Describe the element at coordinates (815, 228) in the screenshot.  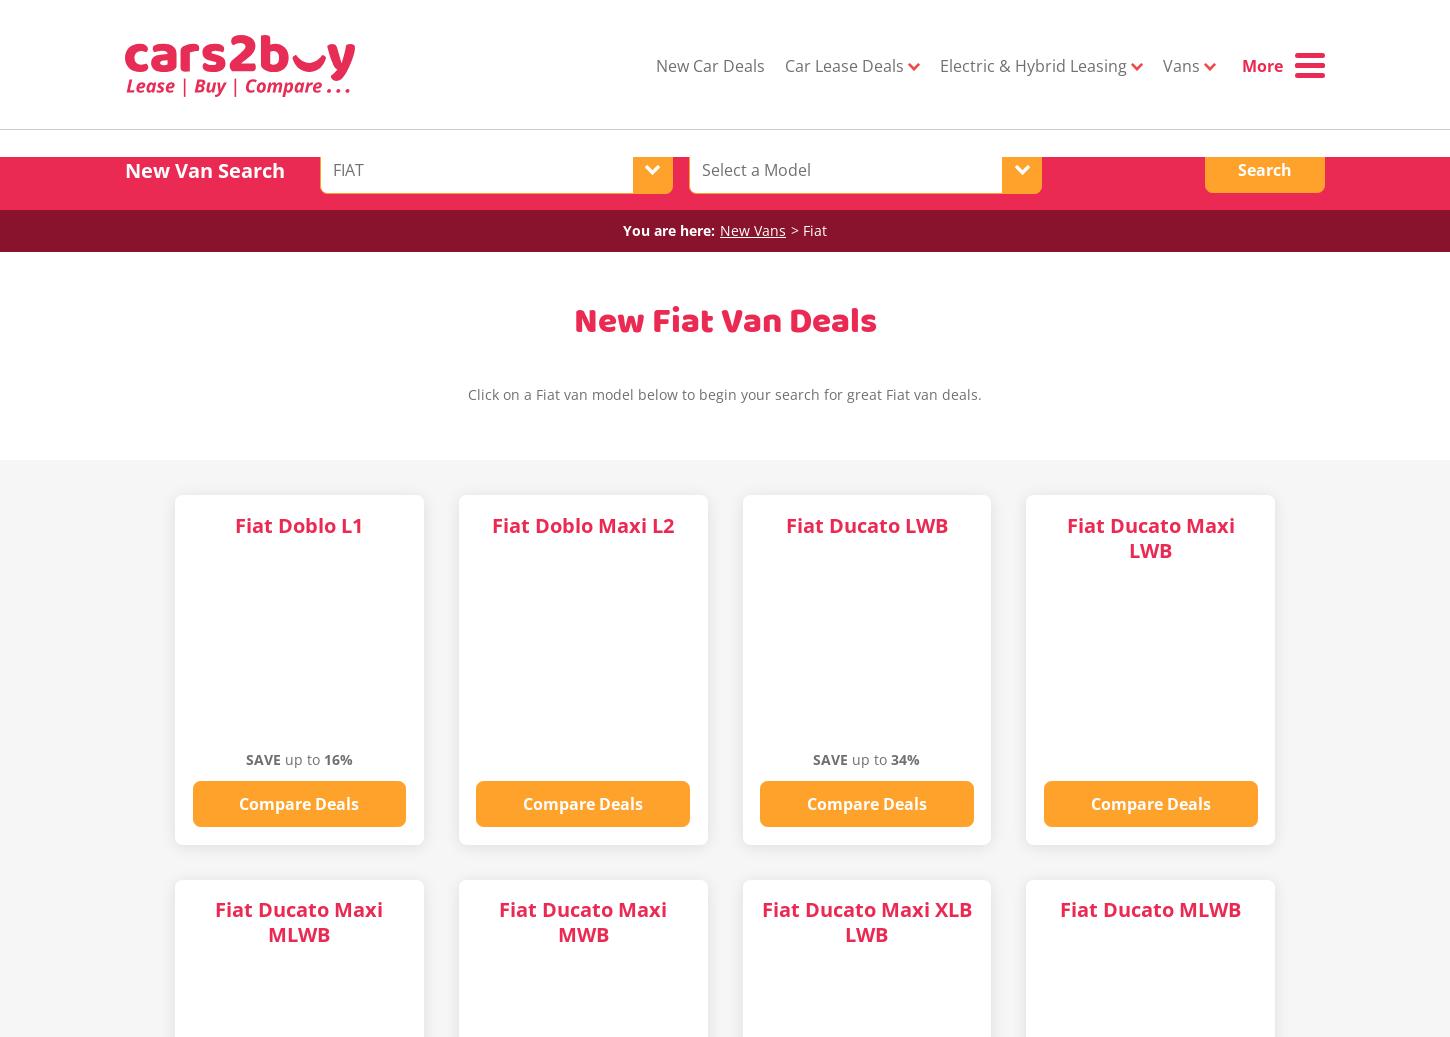
I see `'Fiat'` at that location.